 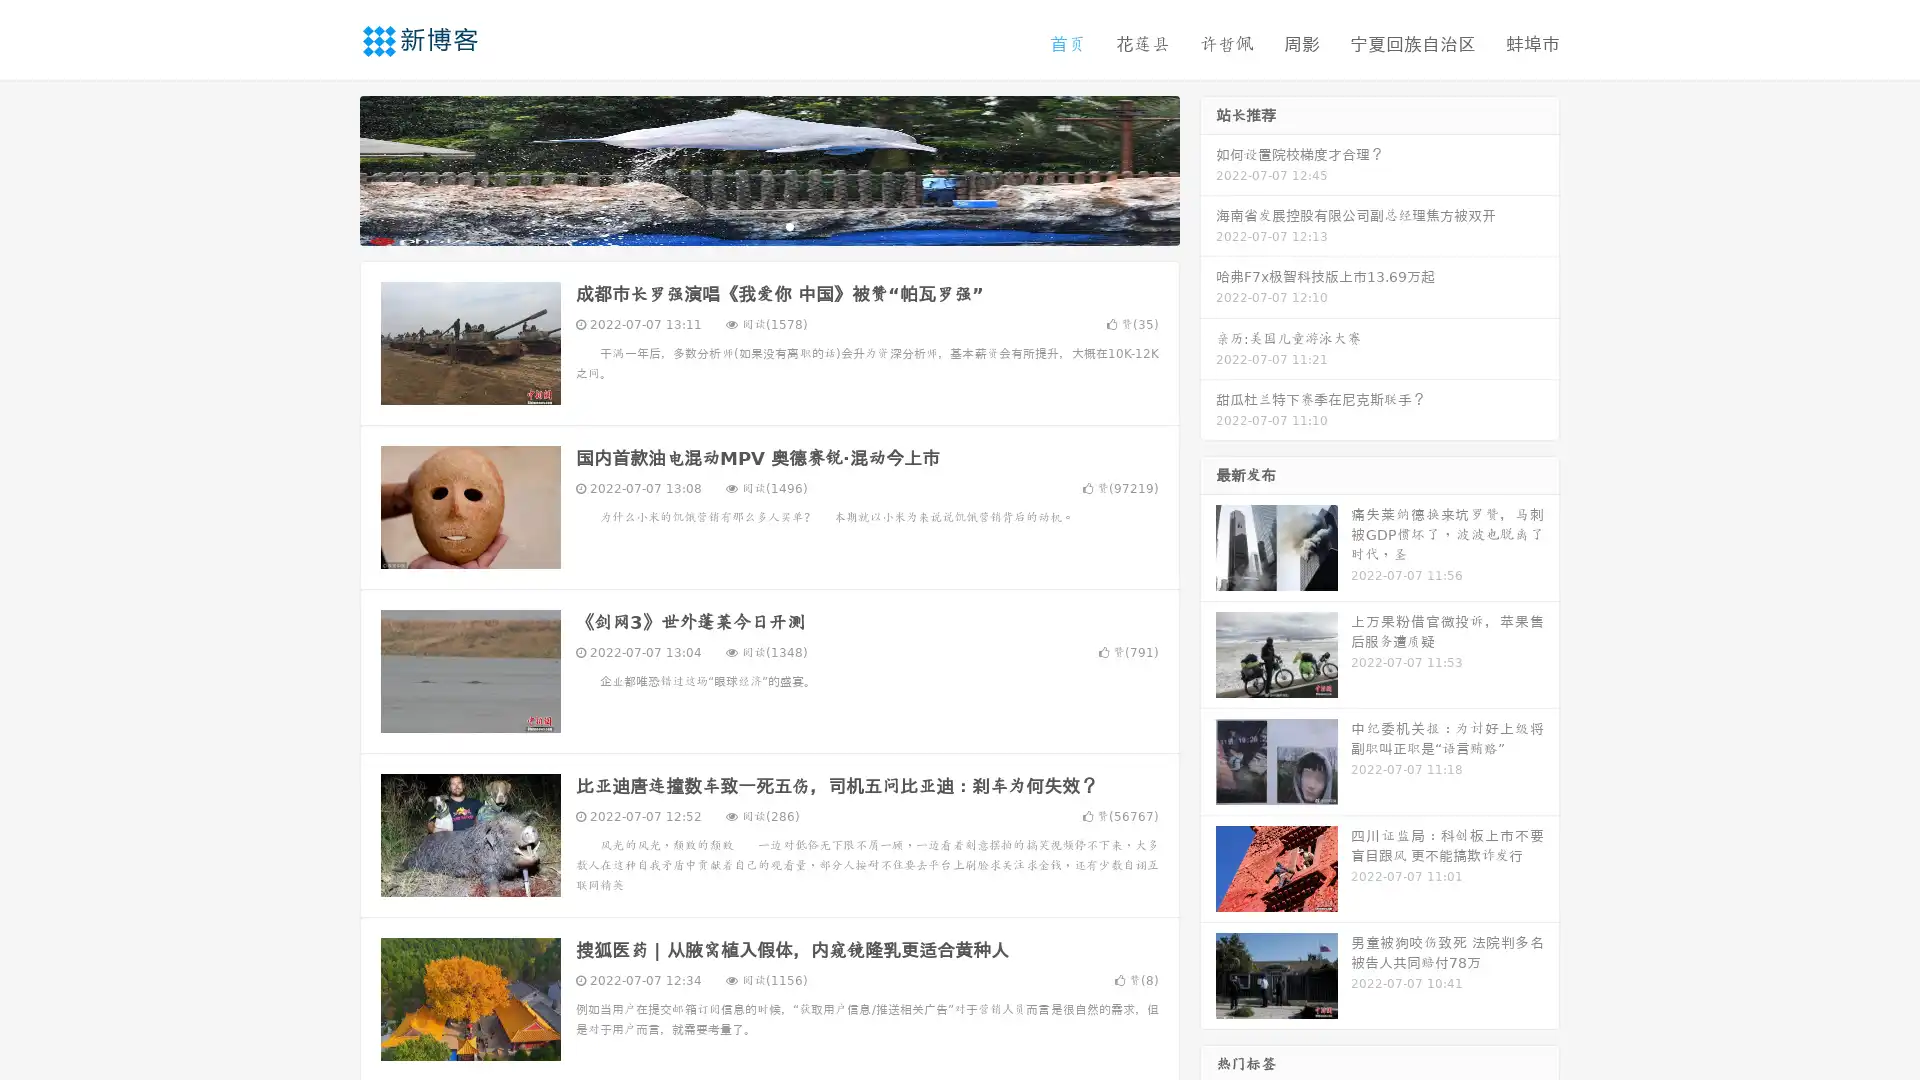 What do you see at coordinates (330, 168) in the screenshot?
I see `Previous slide` at bounding box center [330, 168].